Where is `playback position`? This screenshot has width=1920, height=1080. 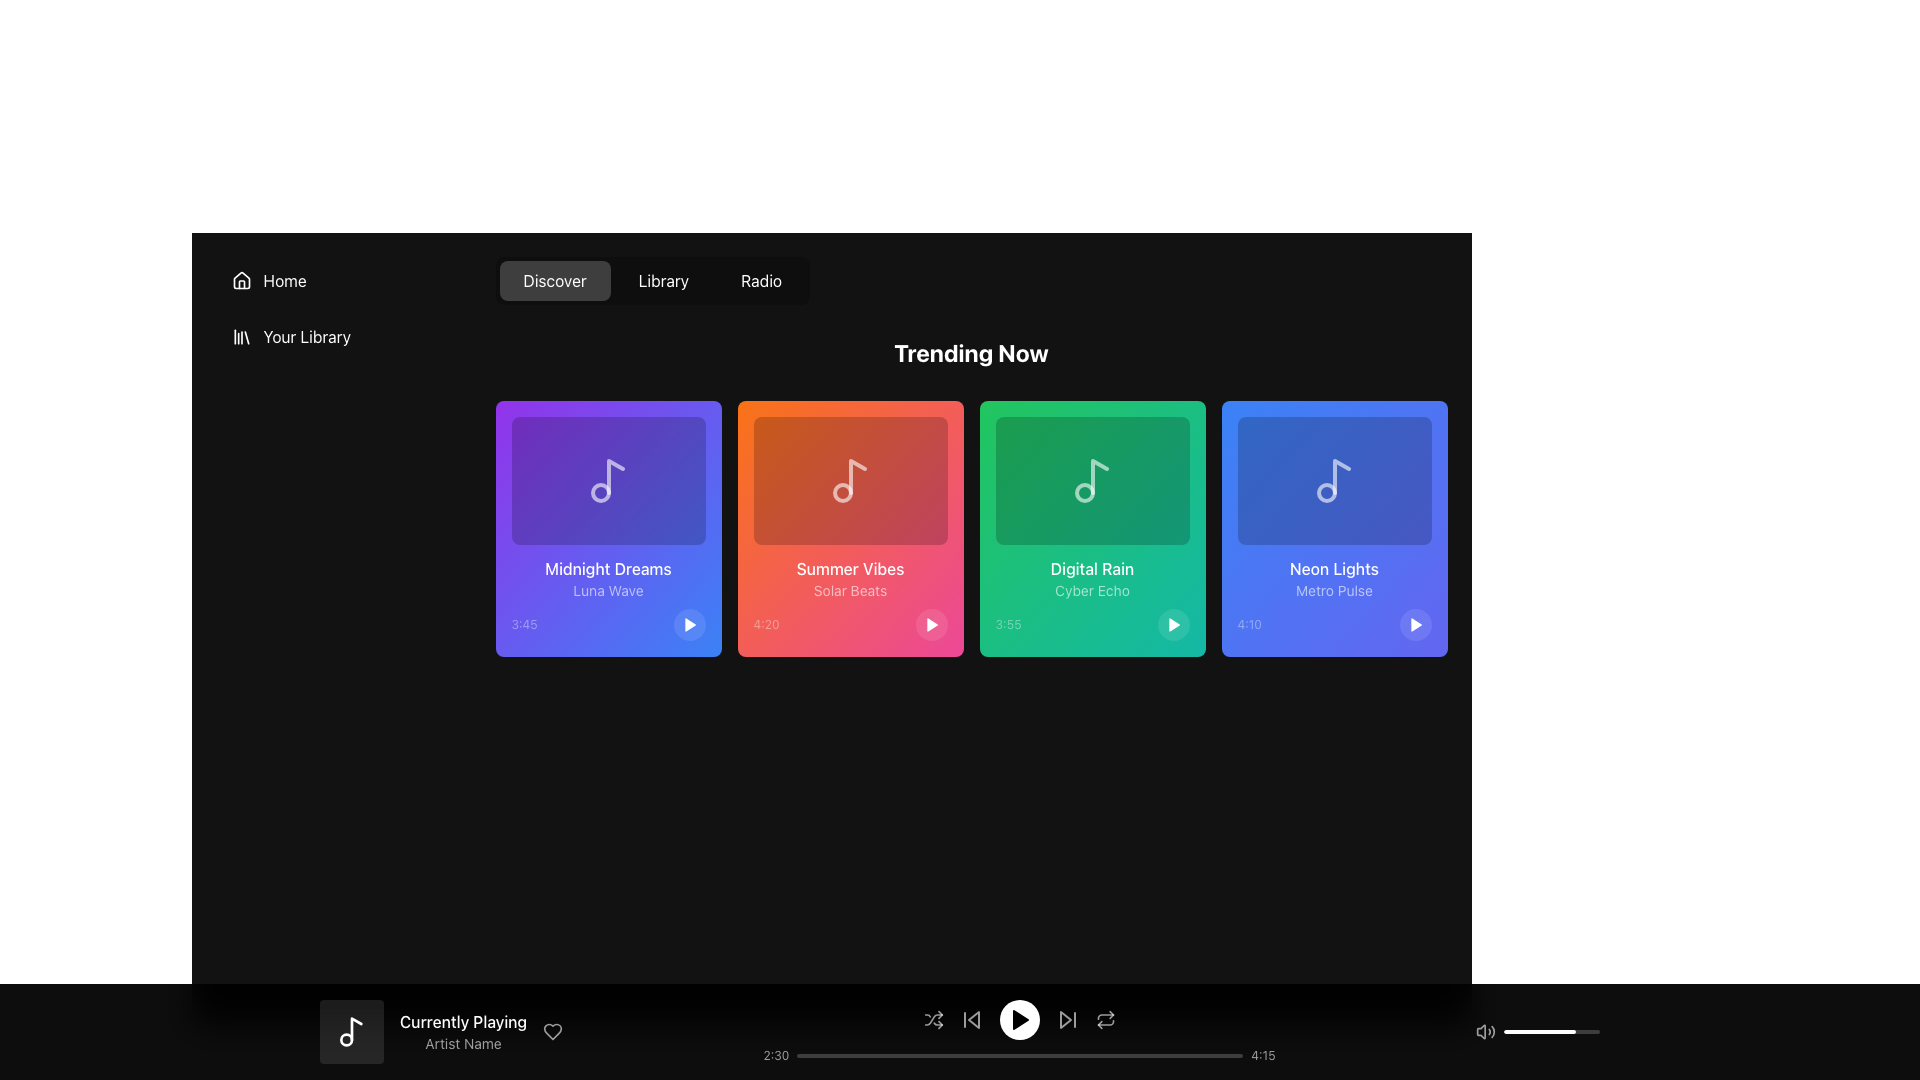
playback position is located at coordinates (893, 1055).